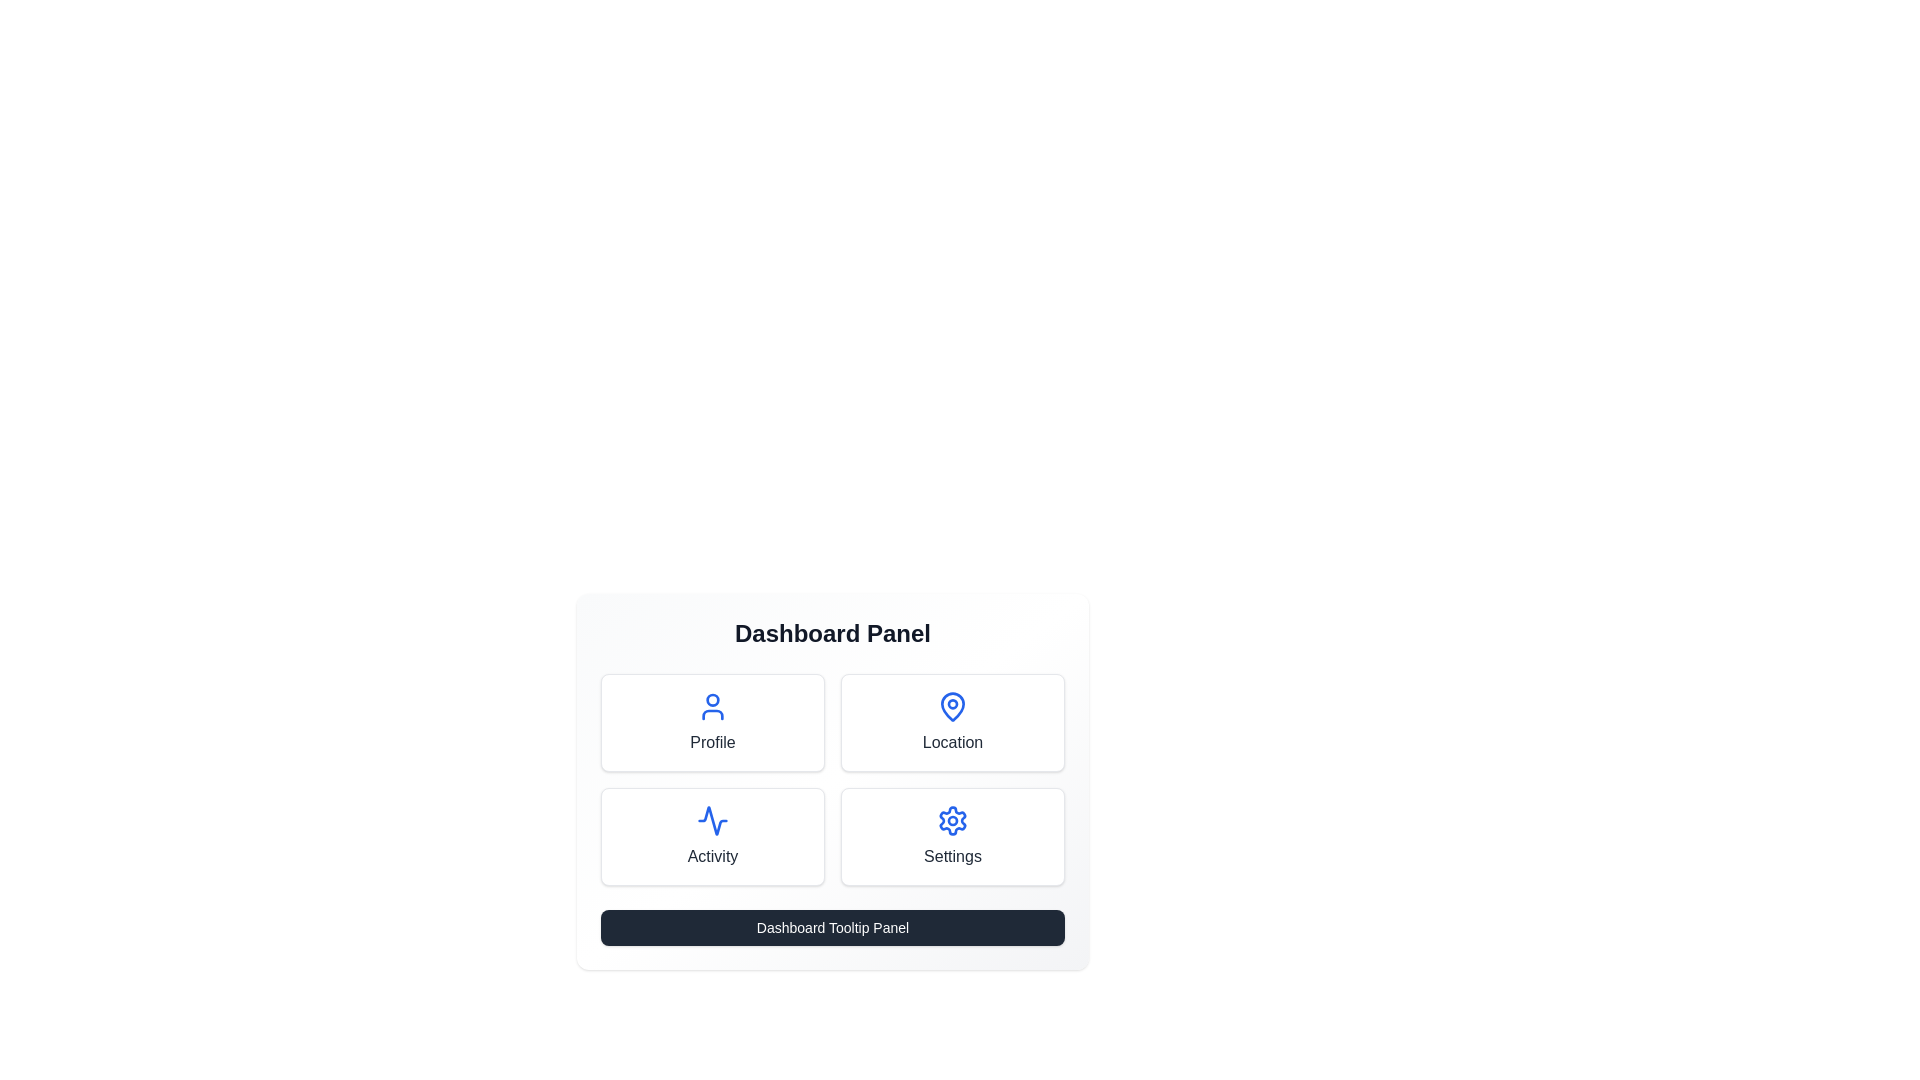 The width and height of the screenshot is (1920, 1080). What do you see at coordinates (713, 722) in the screenshot?
I see `the 'Profile' button located at the top-left of the grid to trigger hover effects` at bounding box center [713, 722].